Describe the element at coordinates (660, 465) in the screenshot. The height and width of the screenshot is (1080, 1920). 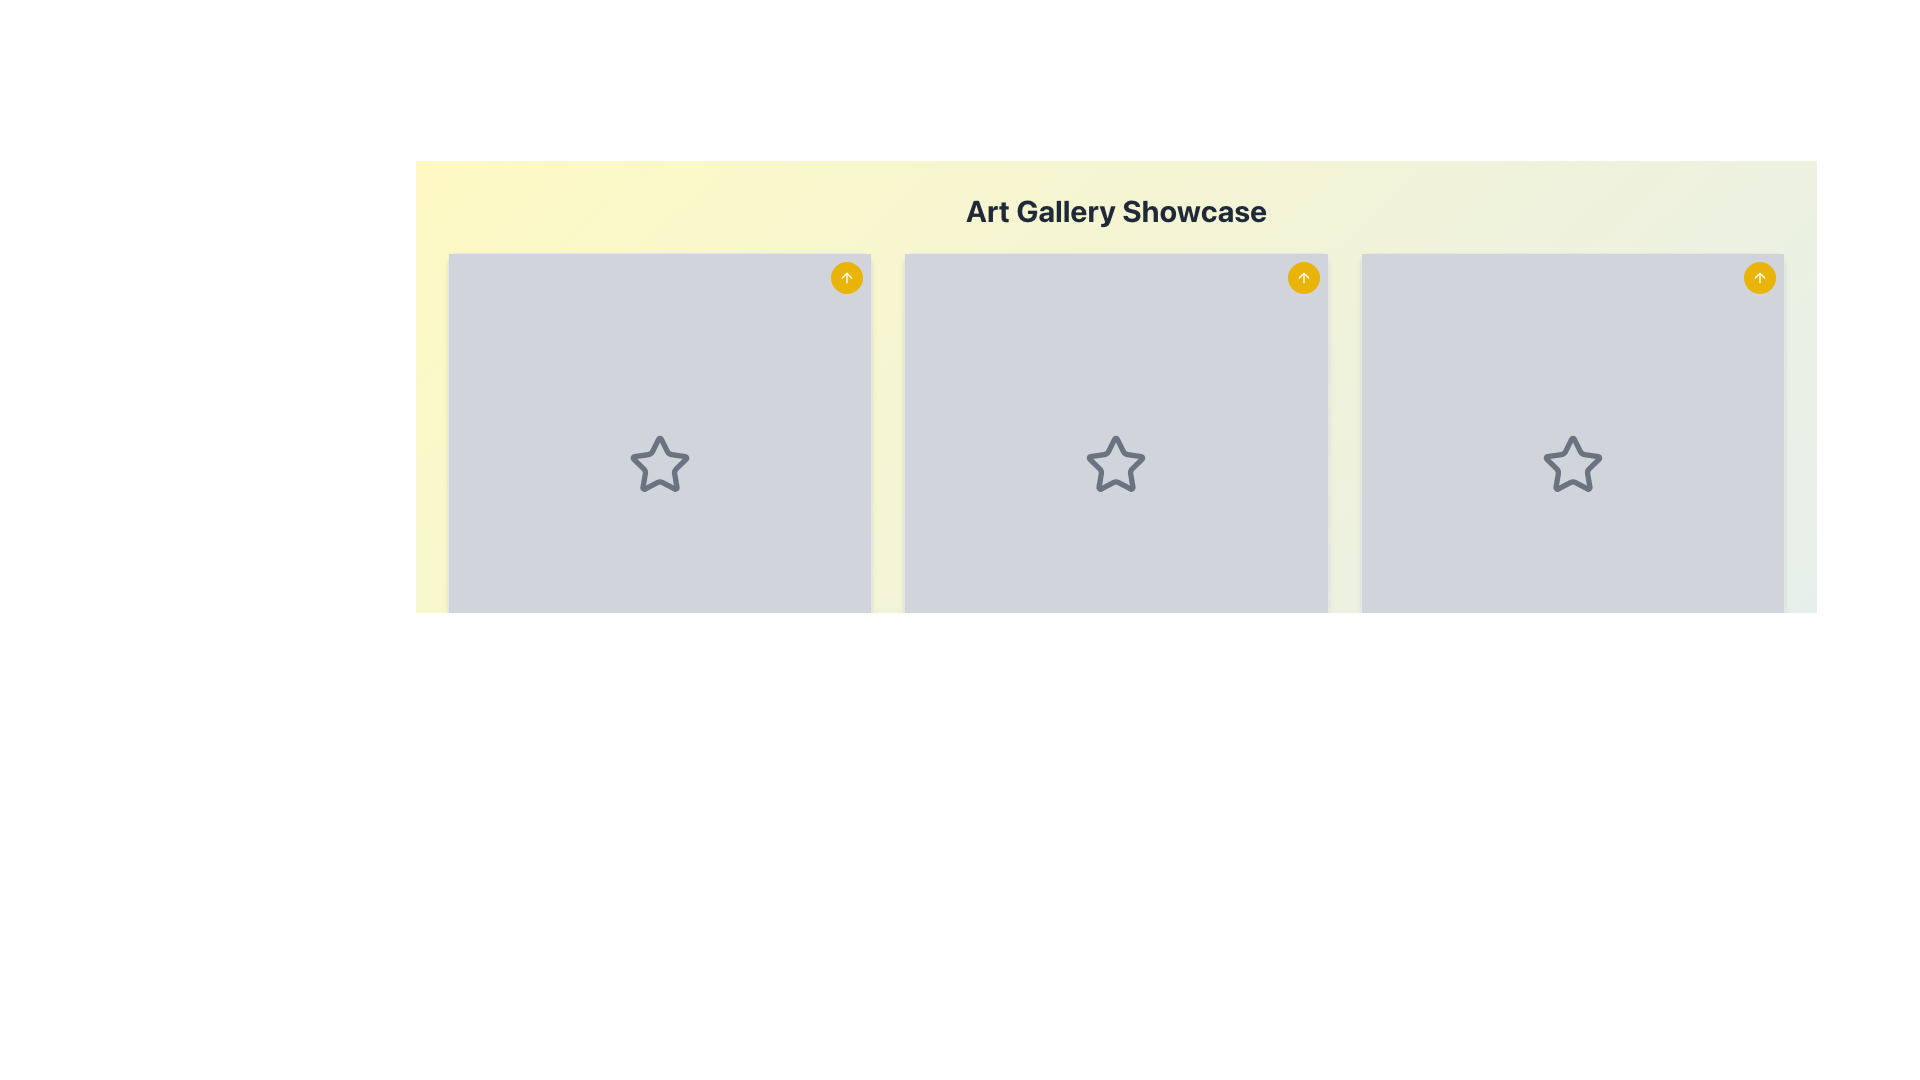
I see `the star icon located in the first card of a horizontally aligned grid layout to interact with it` at that location.